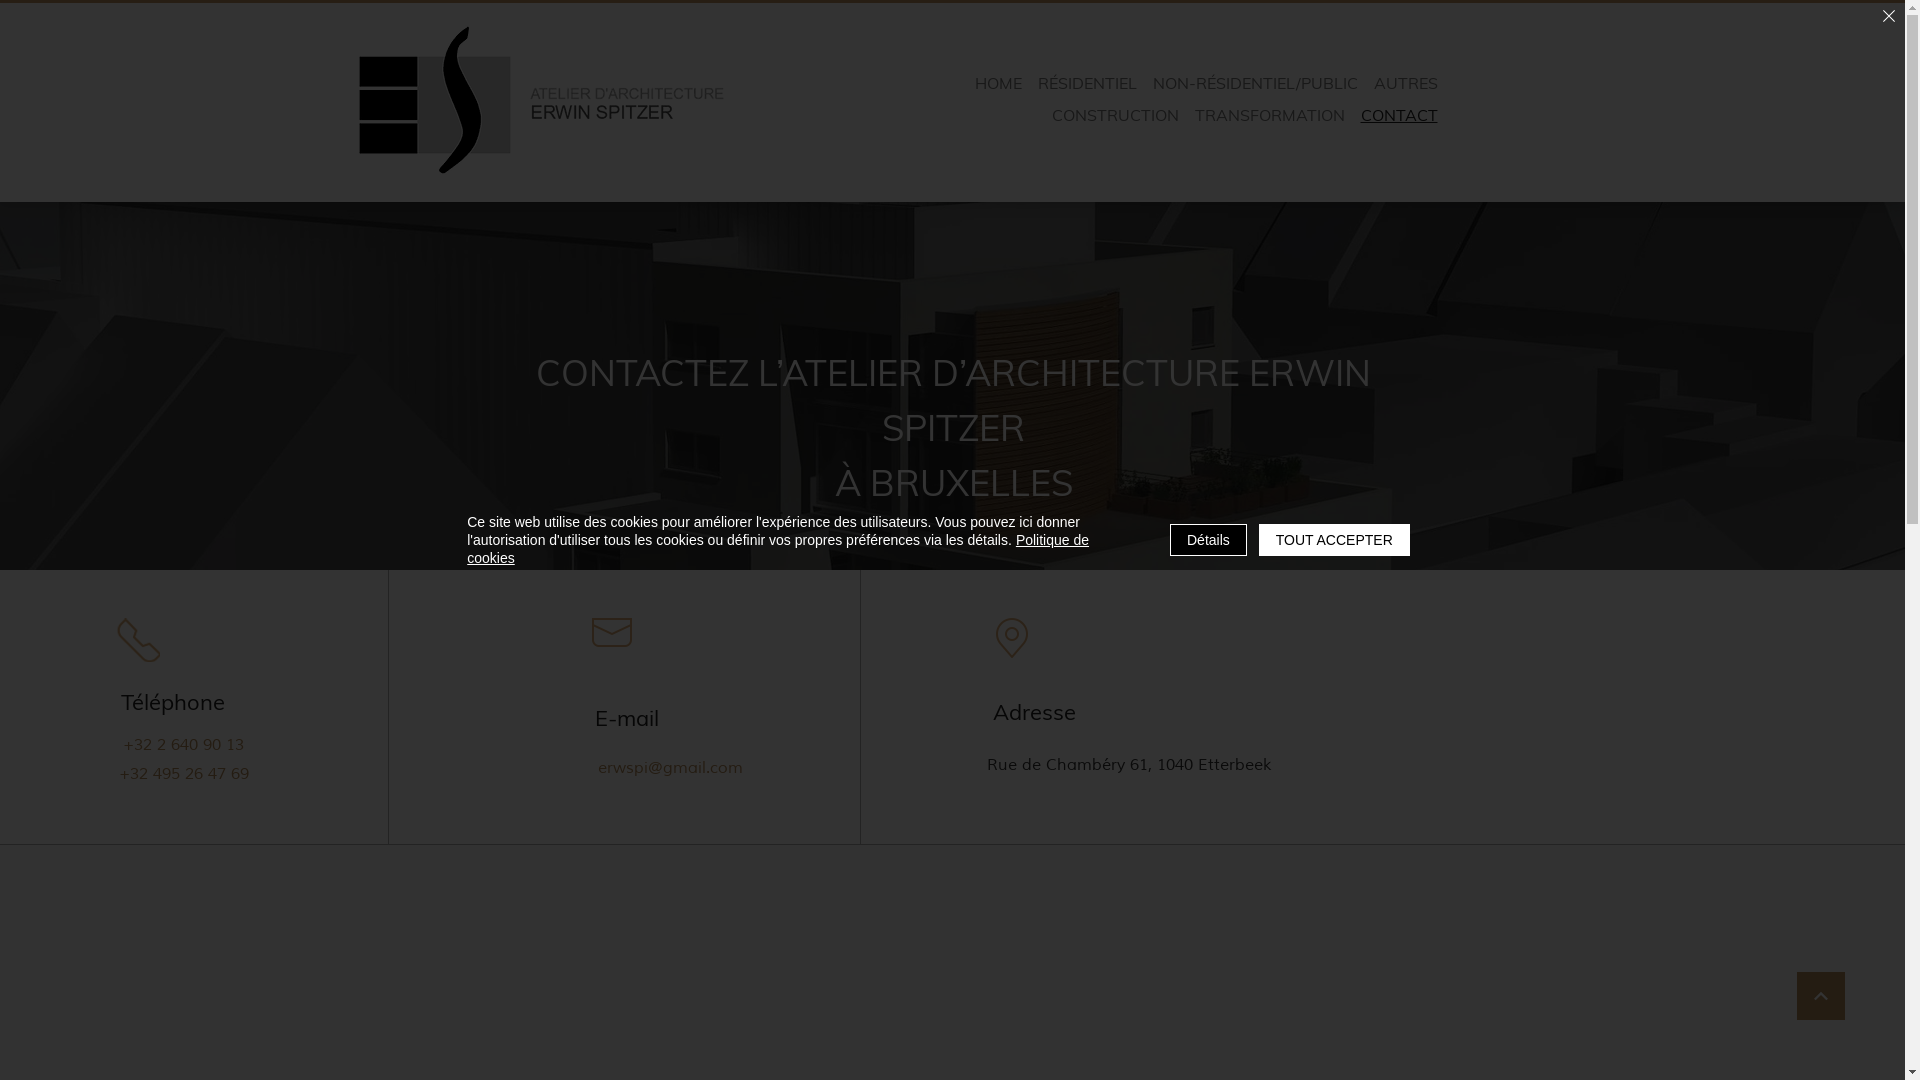 The height and width of the screenshot is (1080, 1920). I want to click on 'erwspi@gmail.com', so click(673, 766).